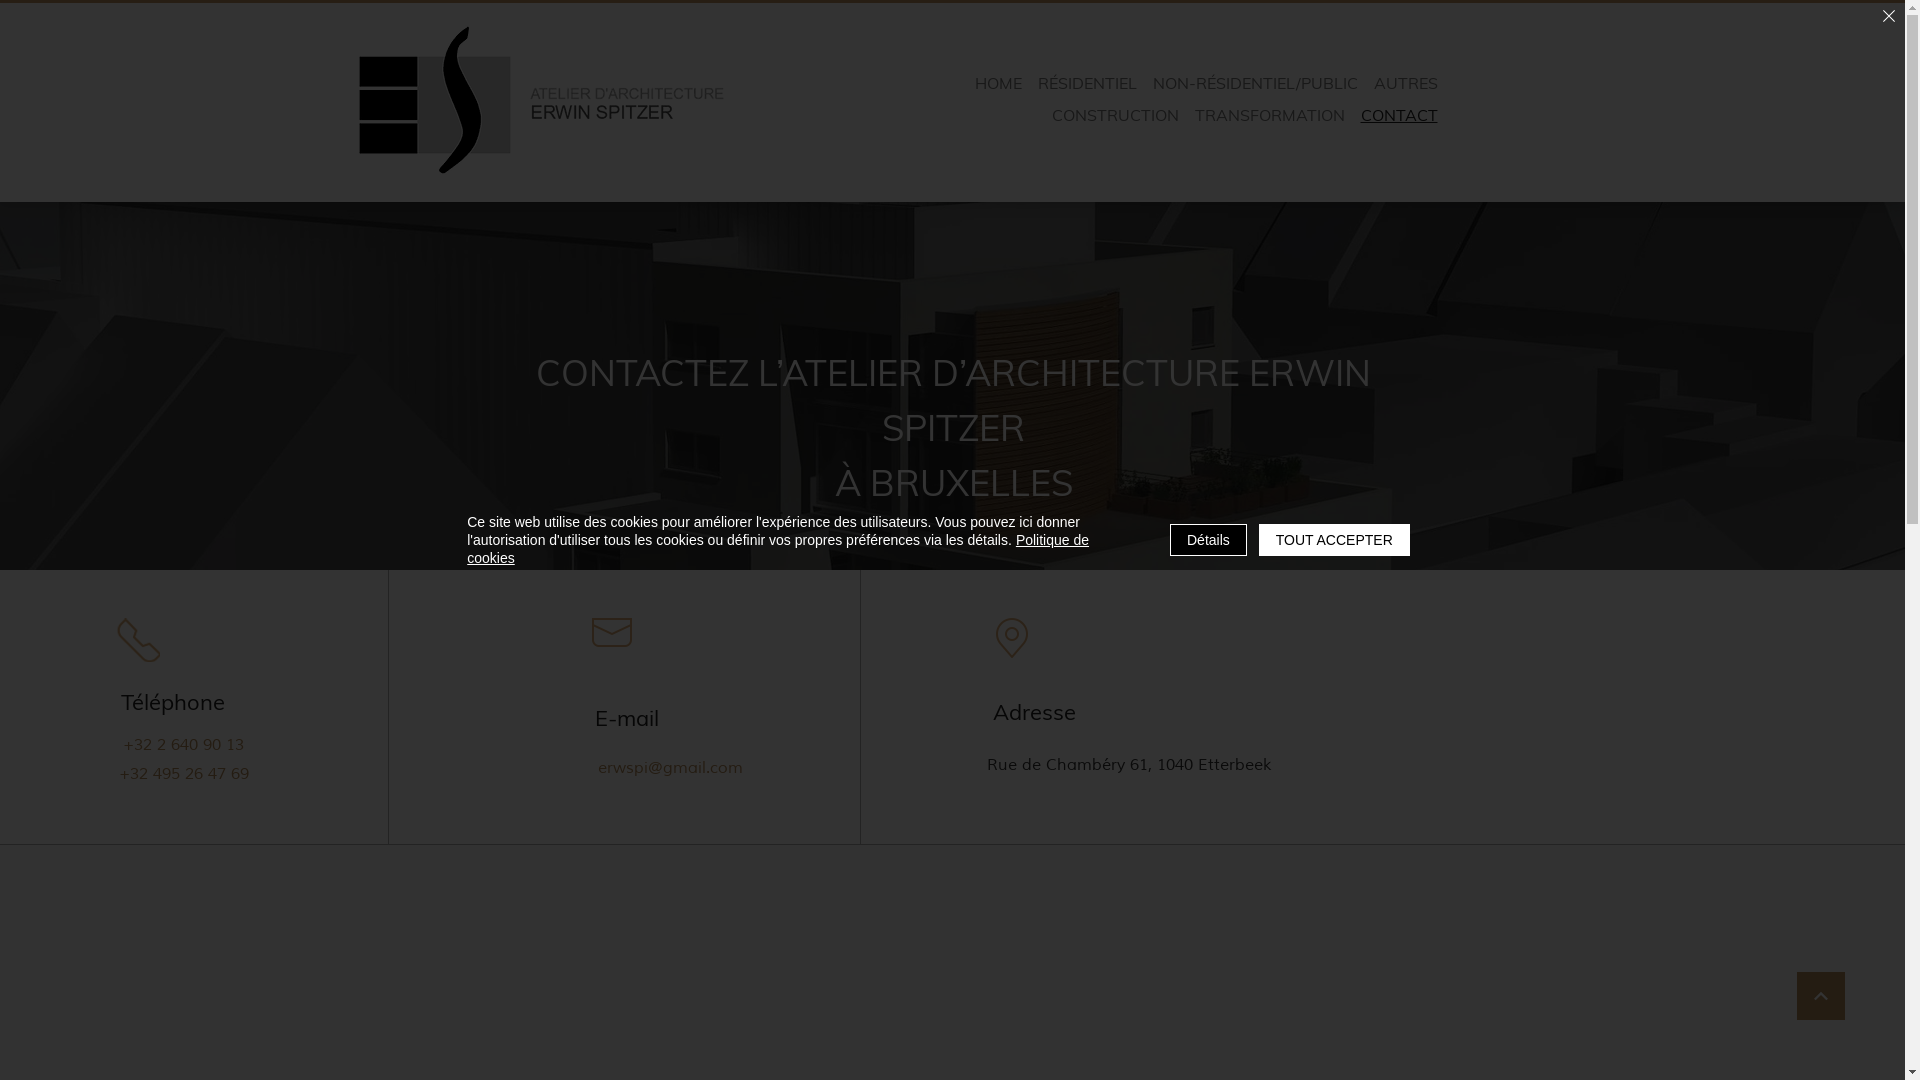 The height and width of the screenshot is (1080, 1920). I want to click on 'erwspi@gmail.com', so click(673, 766).